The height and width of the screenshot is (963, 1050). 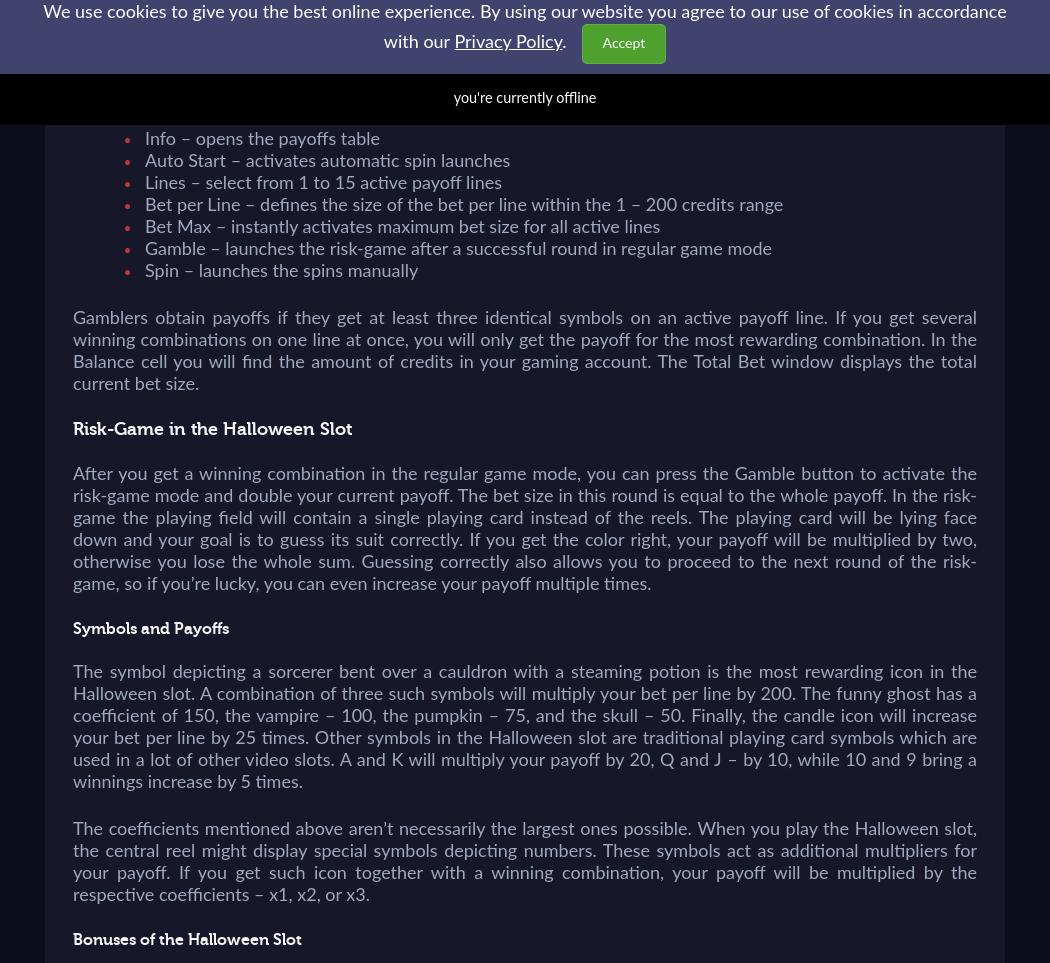 I want to click on 'Info – opens the payoffs table', so click(x=262, y=140).